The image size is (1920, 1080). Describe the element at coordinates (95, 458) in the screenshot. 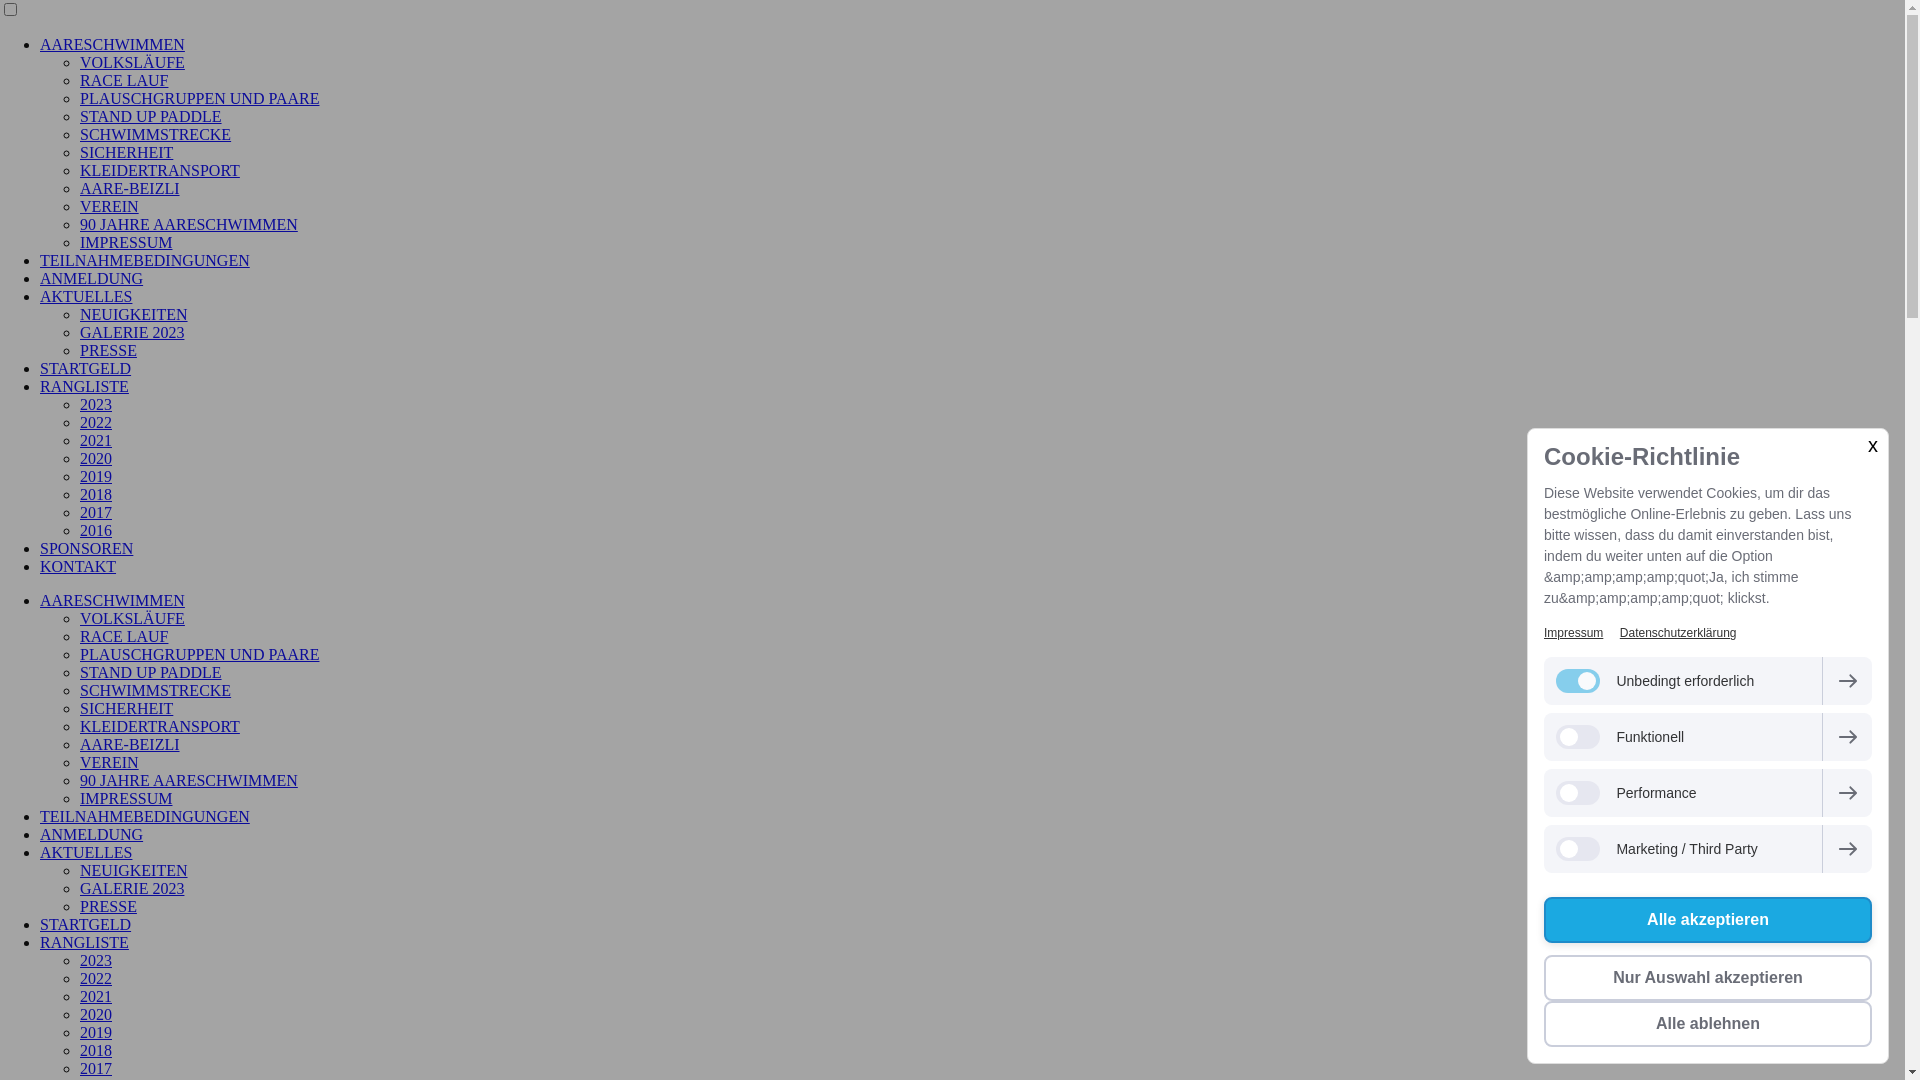

I see `'2020'` at that location.